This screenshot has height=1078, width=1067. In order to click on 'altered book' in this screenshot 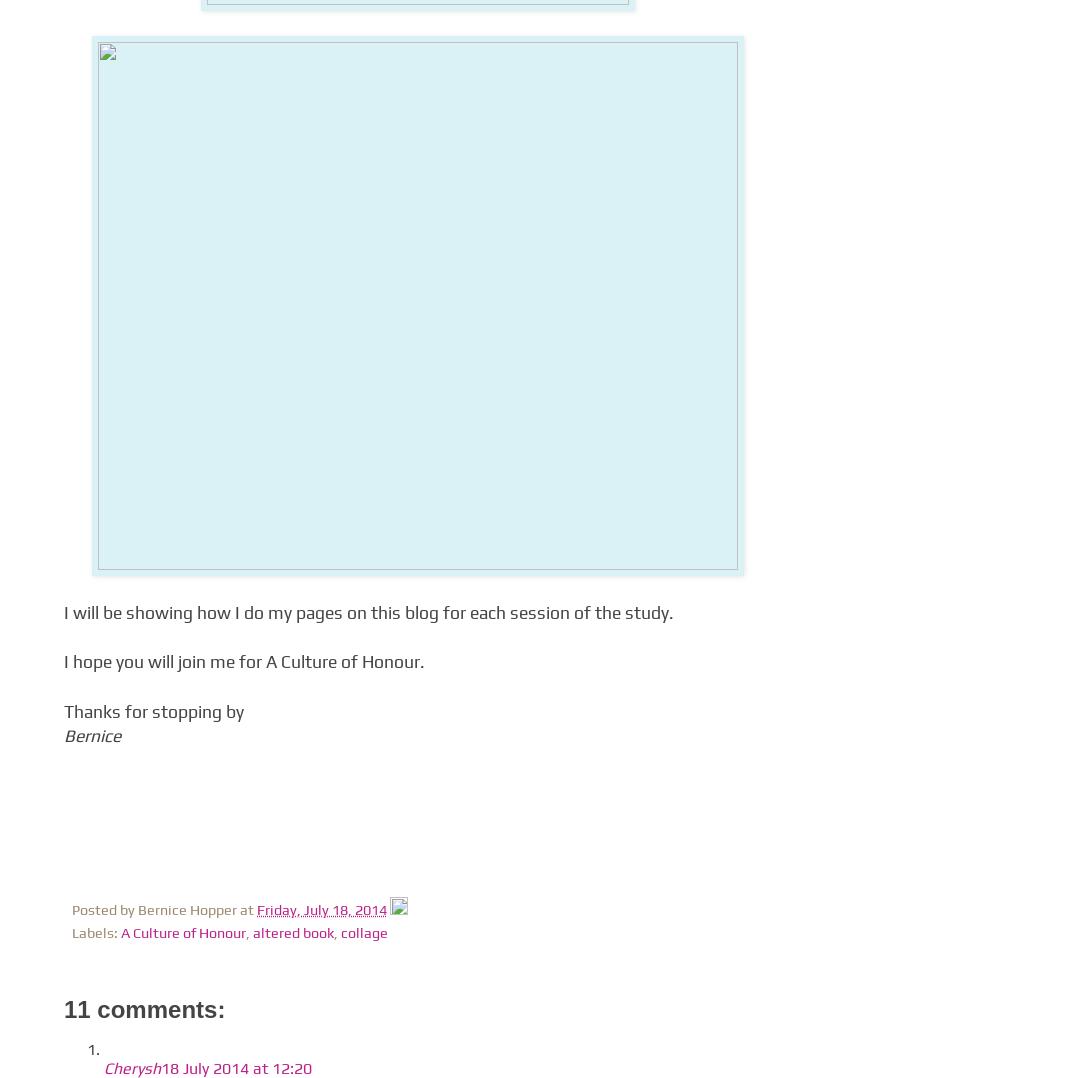, I will do `click(293, 932)`.